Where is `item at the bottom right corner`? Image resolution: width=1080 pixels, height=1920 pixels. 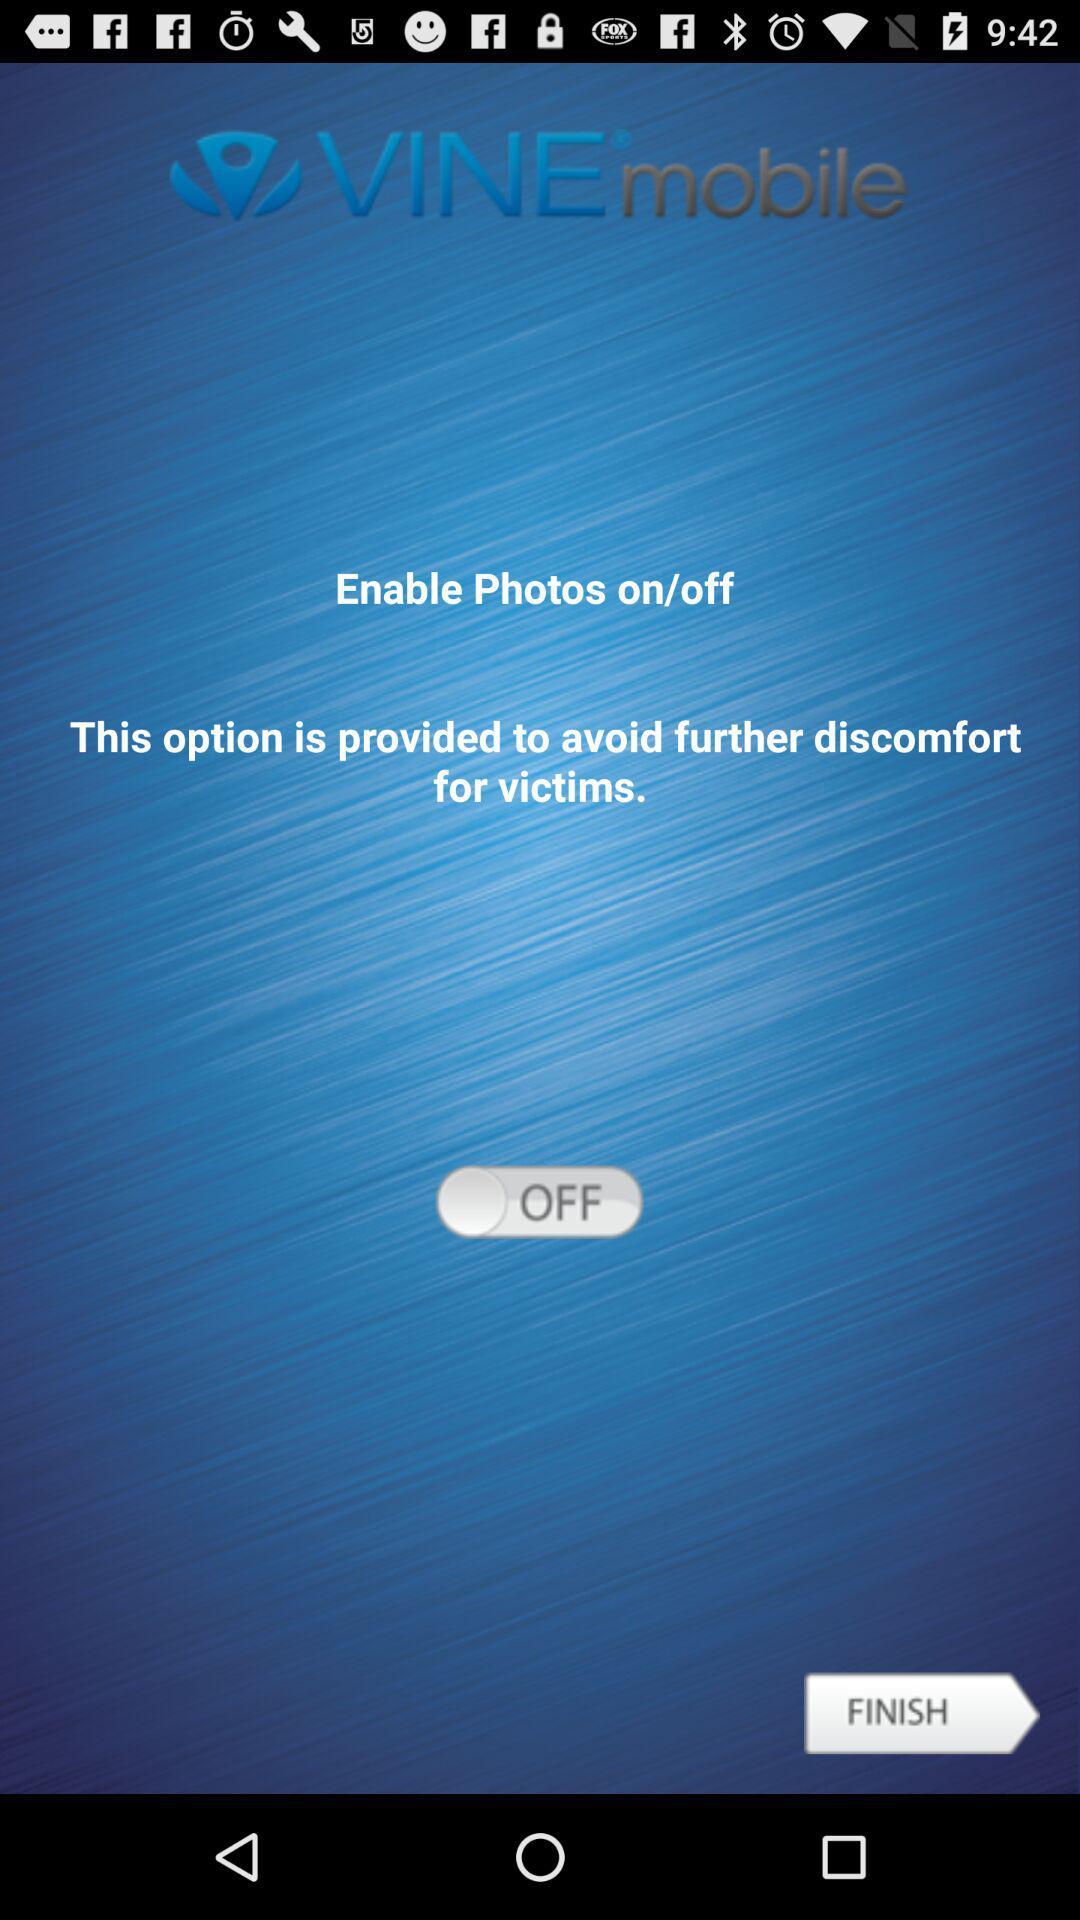 item at the bottom right corner is located at coordinates (922, 1712).